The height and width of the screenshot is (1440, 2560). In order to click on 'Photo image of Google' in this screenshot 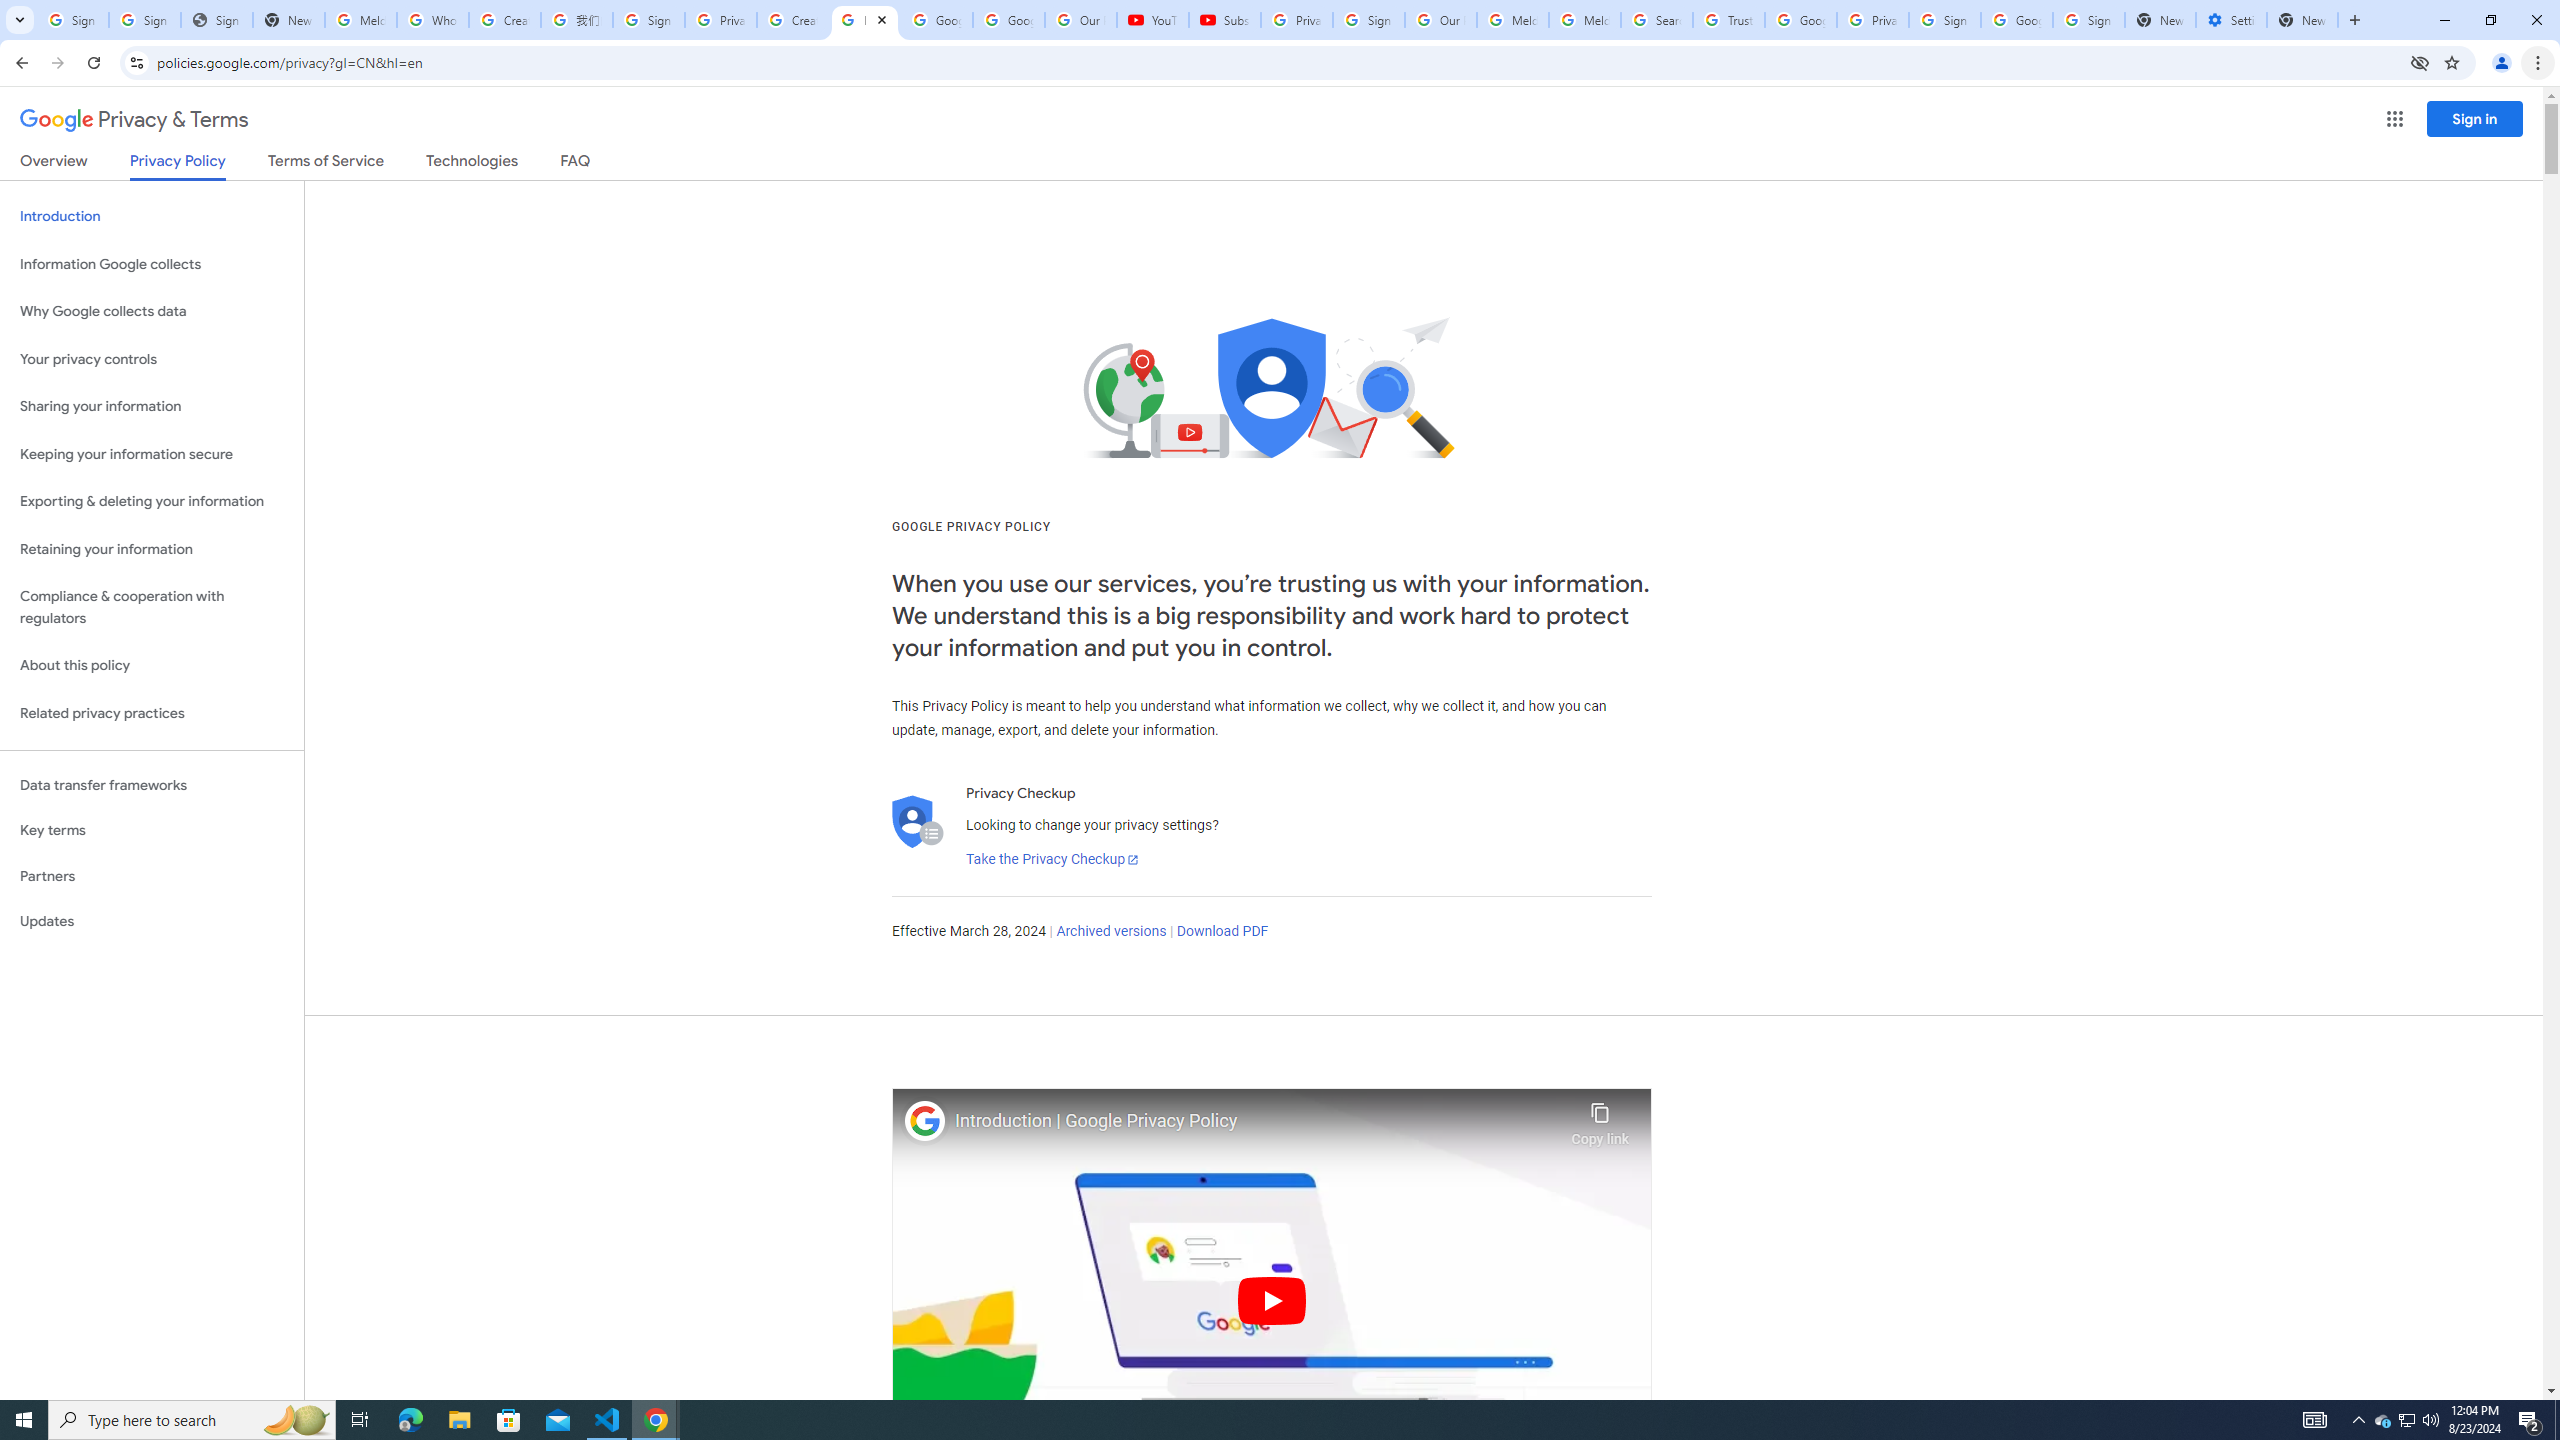, I will do `click(925, 1119)`.